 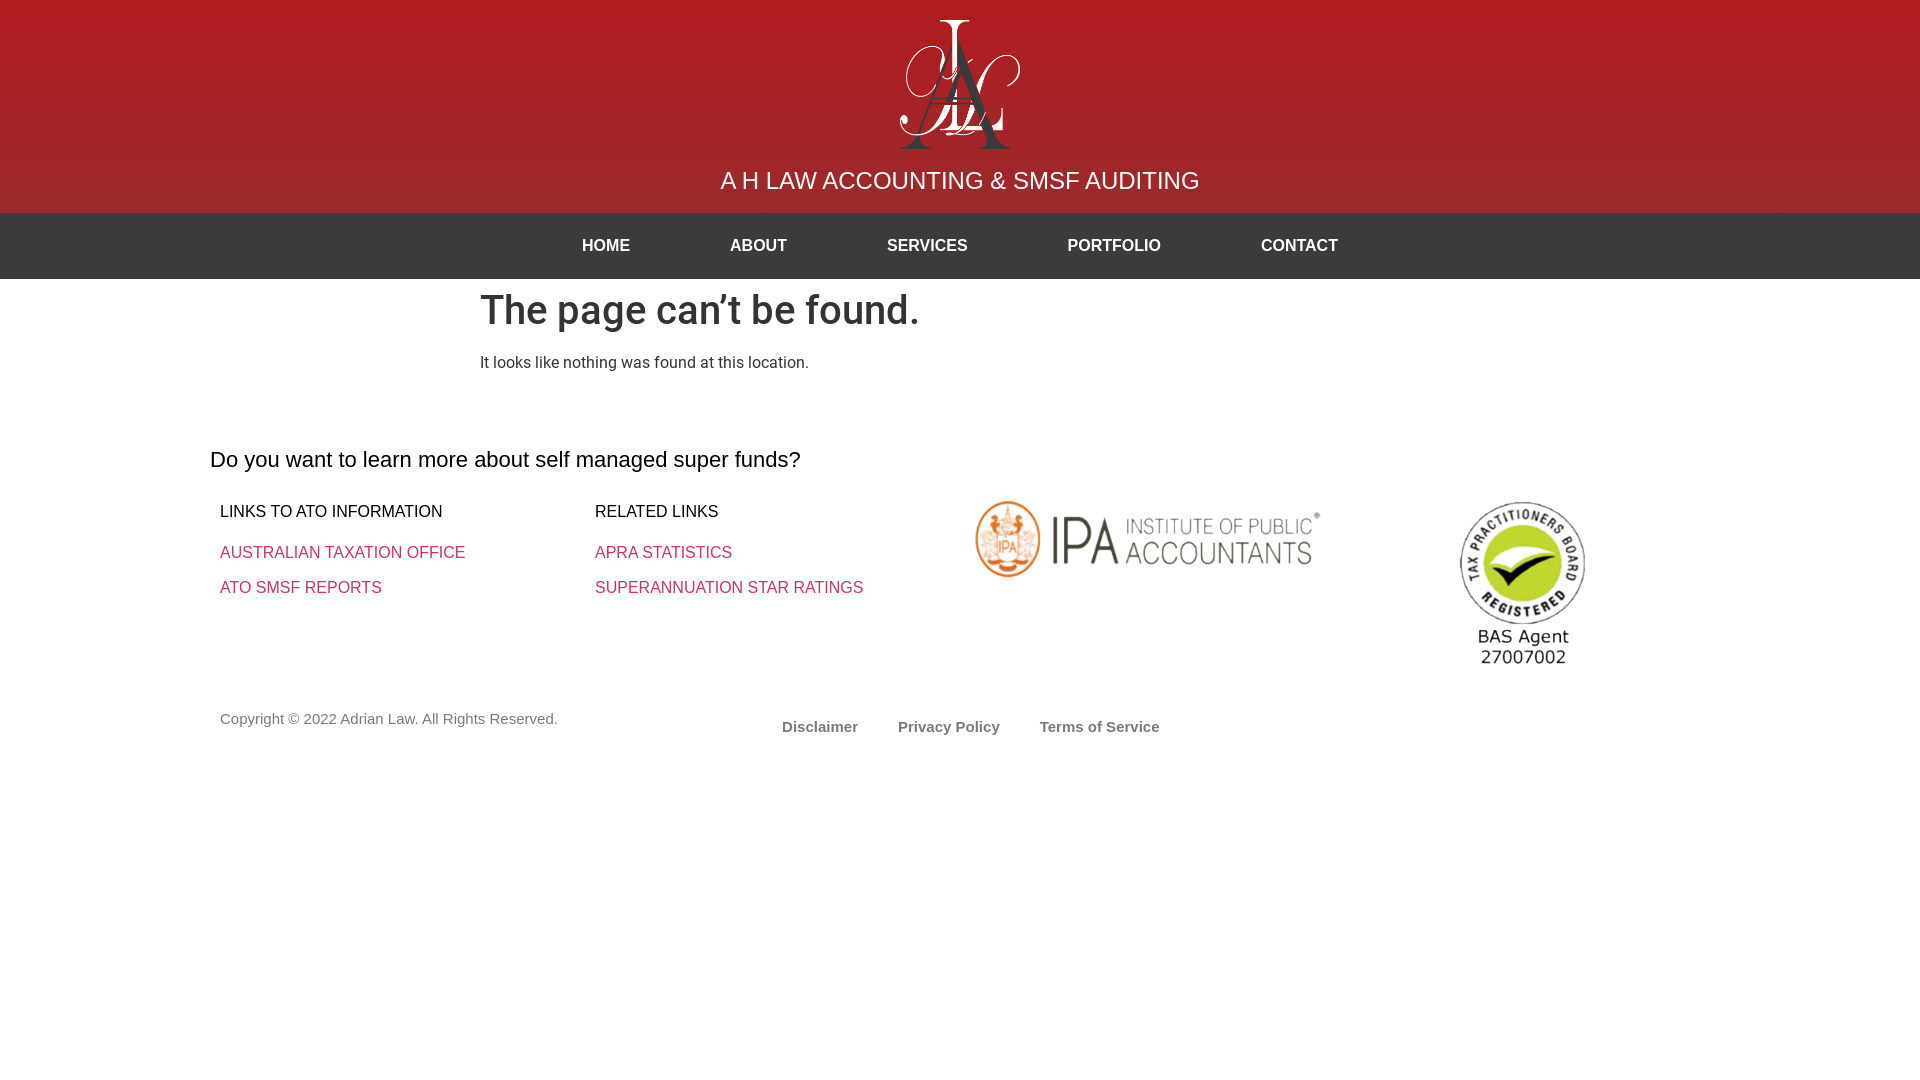 I want to click on 'Terms of Service', so click(x=1098, y=726).